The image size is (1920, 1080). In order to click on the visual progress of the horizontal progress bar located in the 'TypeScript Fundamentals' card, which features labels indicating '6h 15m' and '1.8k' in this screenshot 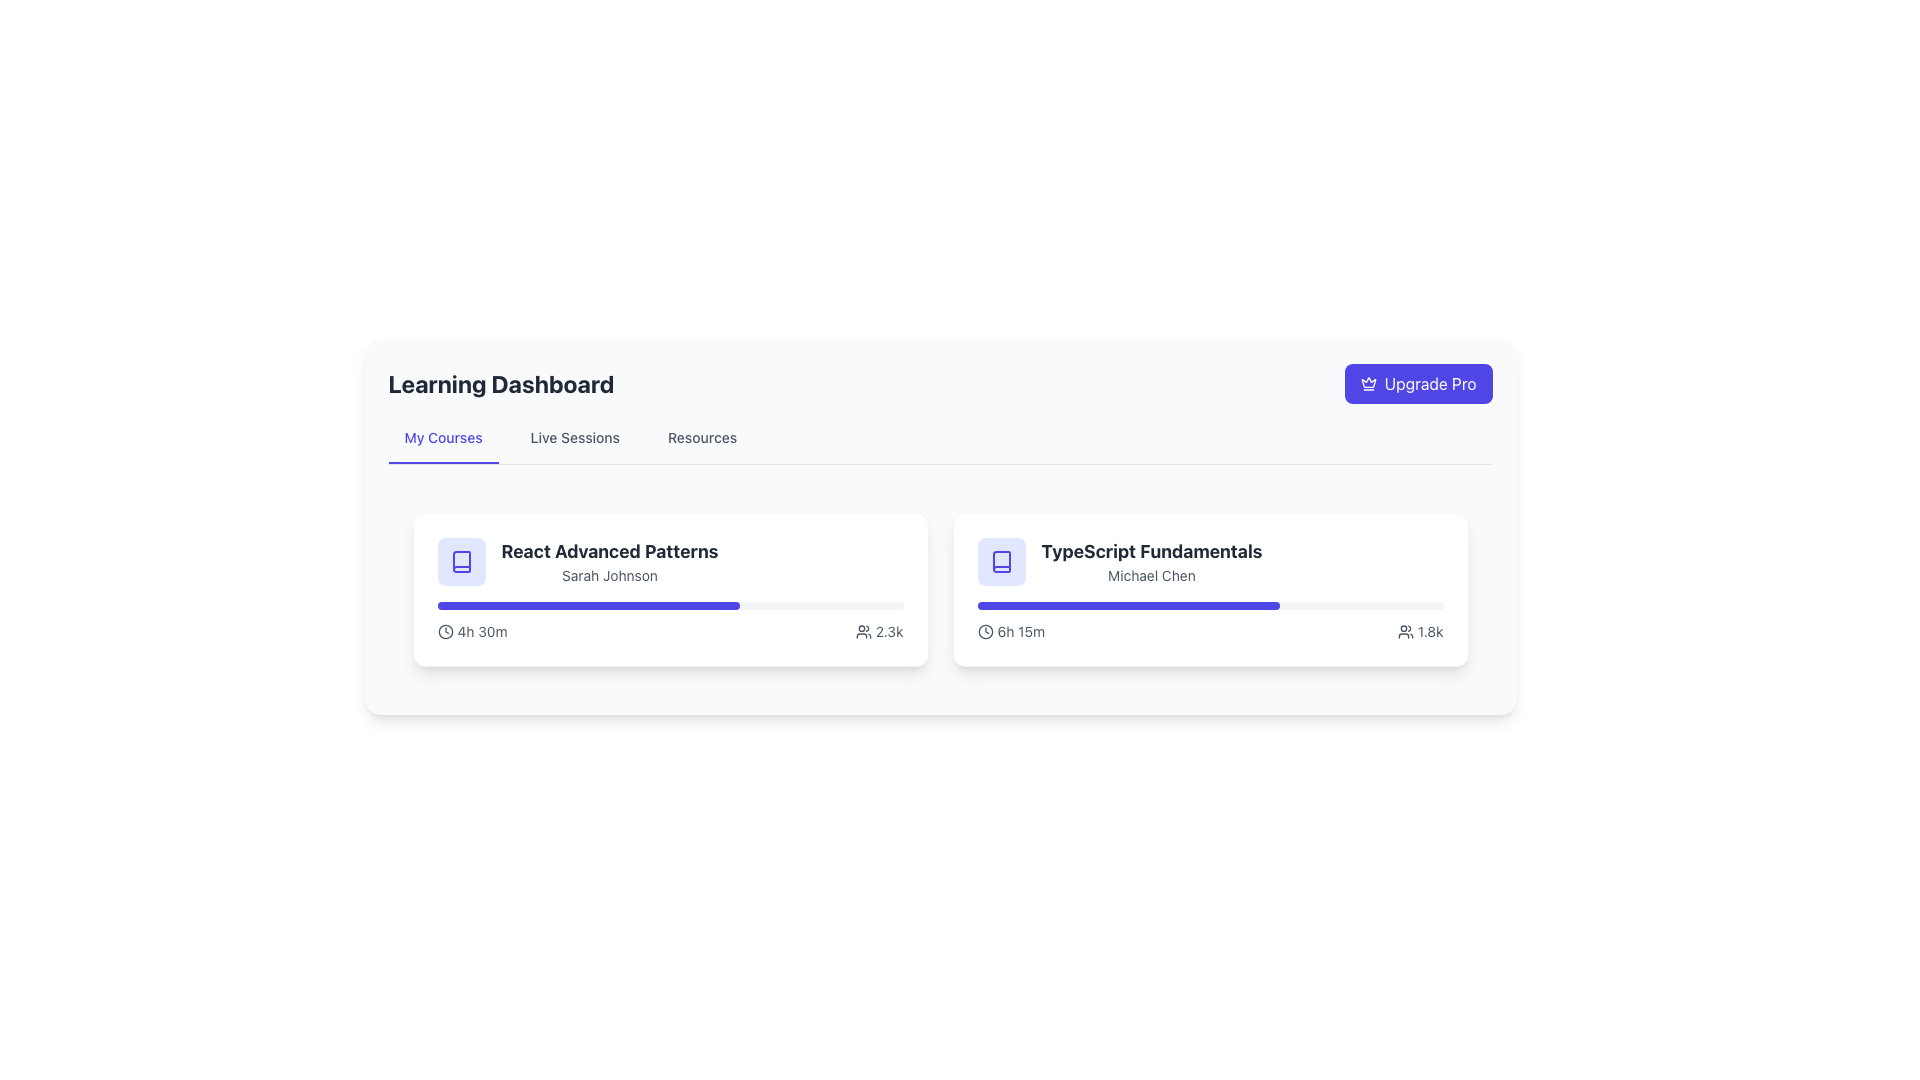, I will do `click(1209, 620)`.